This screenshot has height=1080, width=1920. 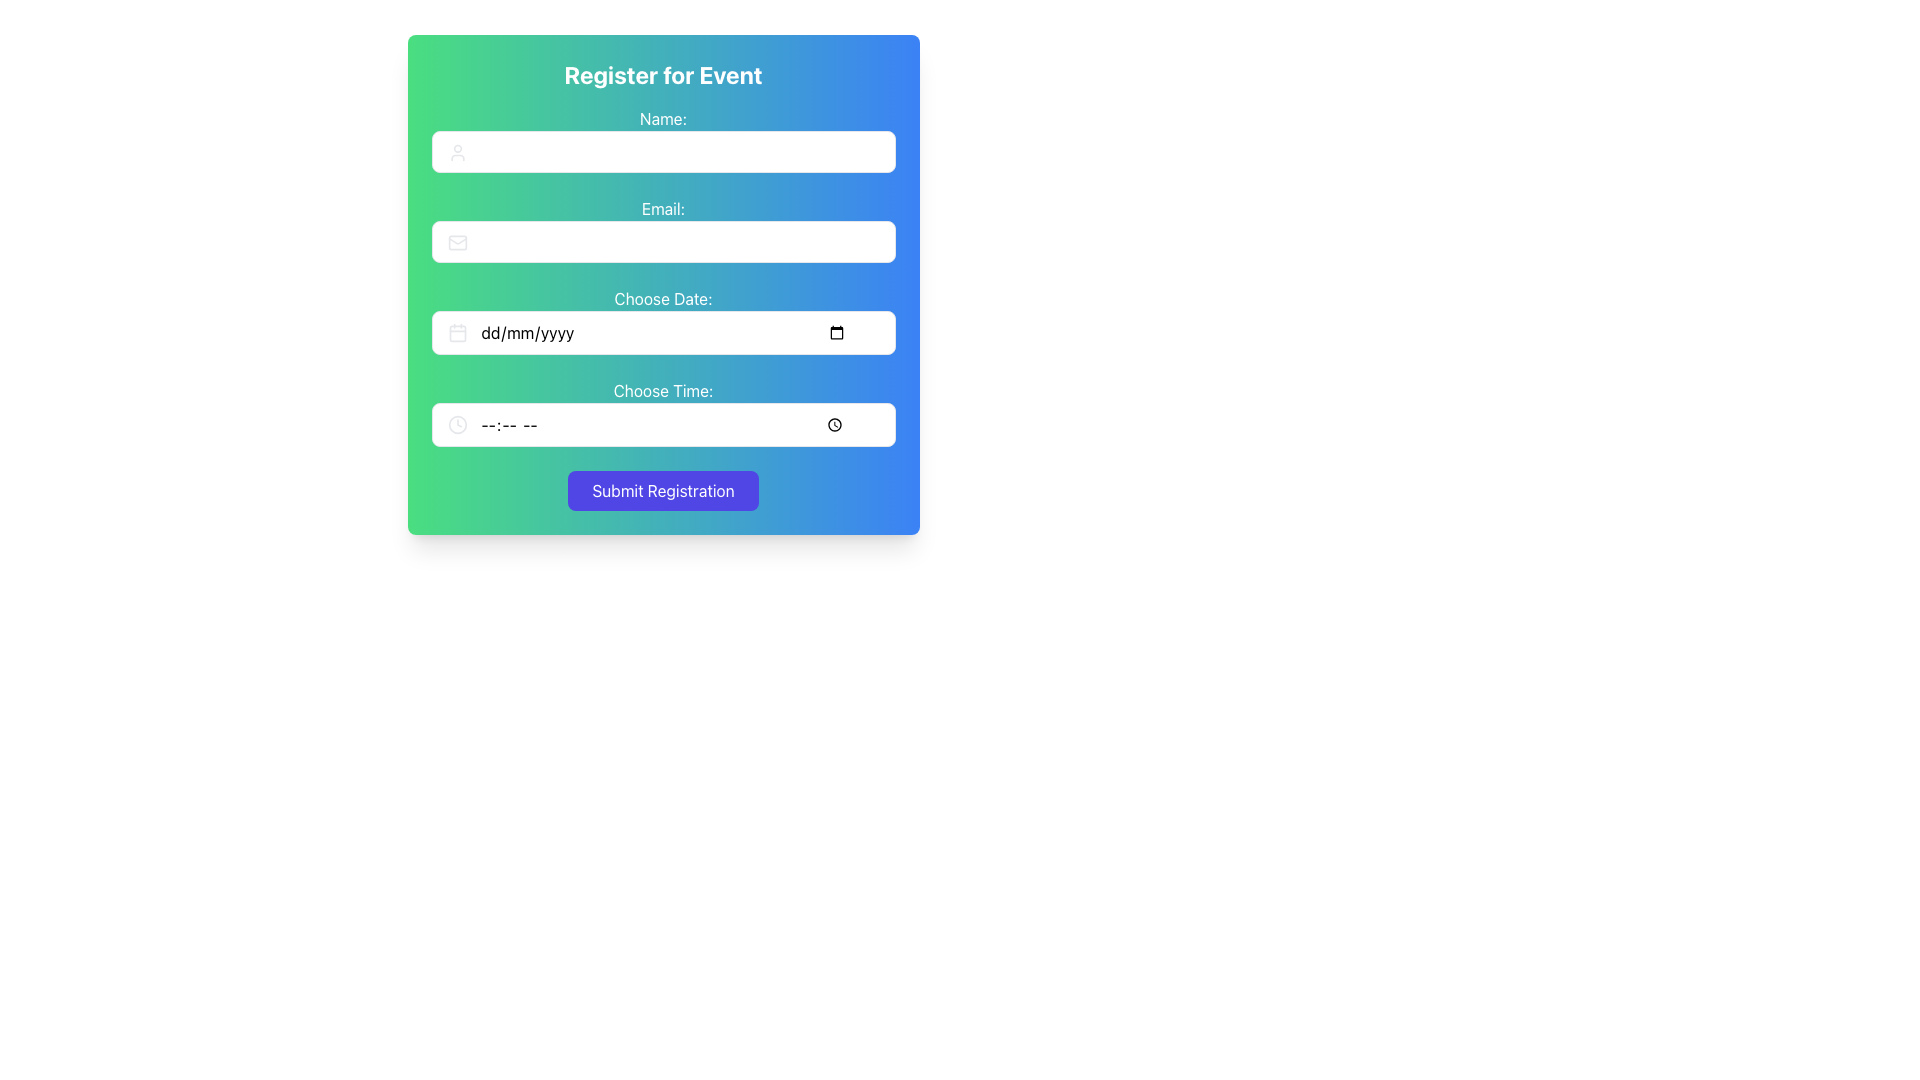 I want to click on the outermost circular boundary of the clock representation in the 'Choose Time' row of the form, which is a decorative SVG element located at the right side of the time selection input box, so click(x=456, y=423).